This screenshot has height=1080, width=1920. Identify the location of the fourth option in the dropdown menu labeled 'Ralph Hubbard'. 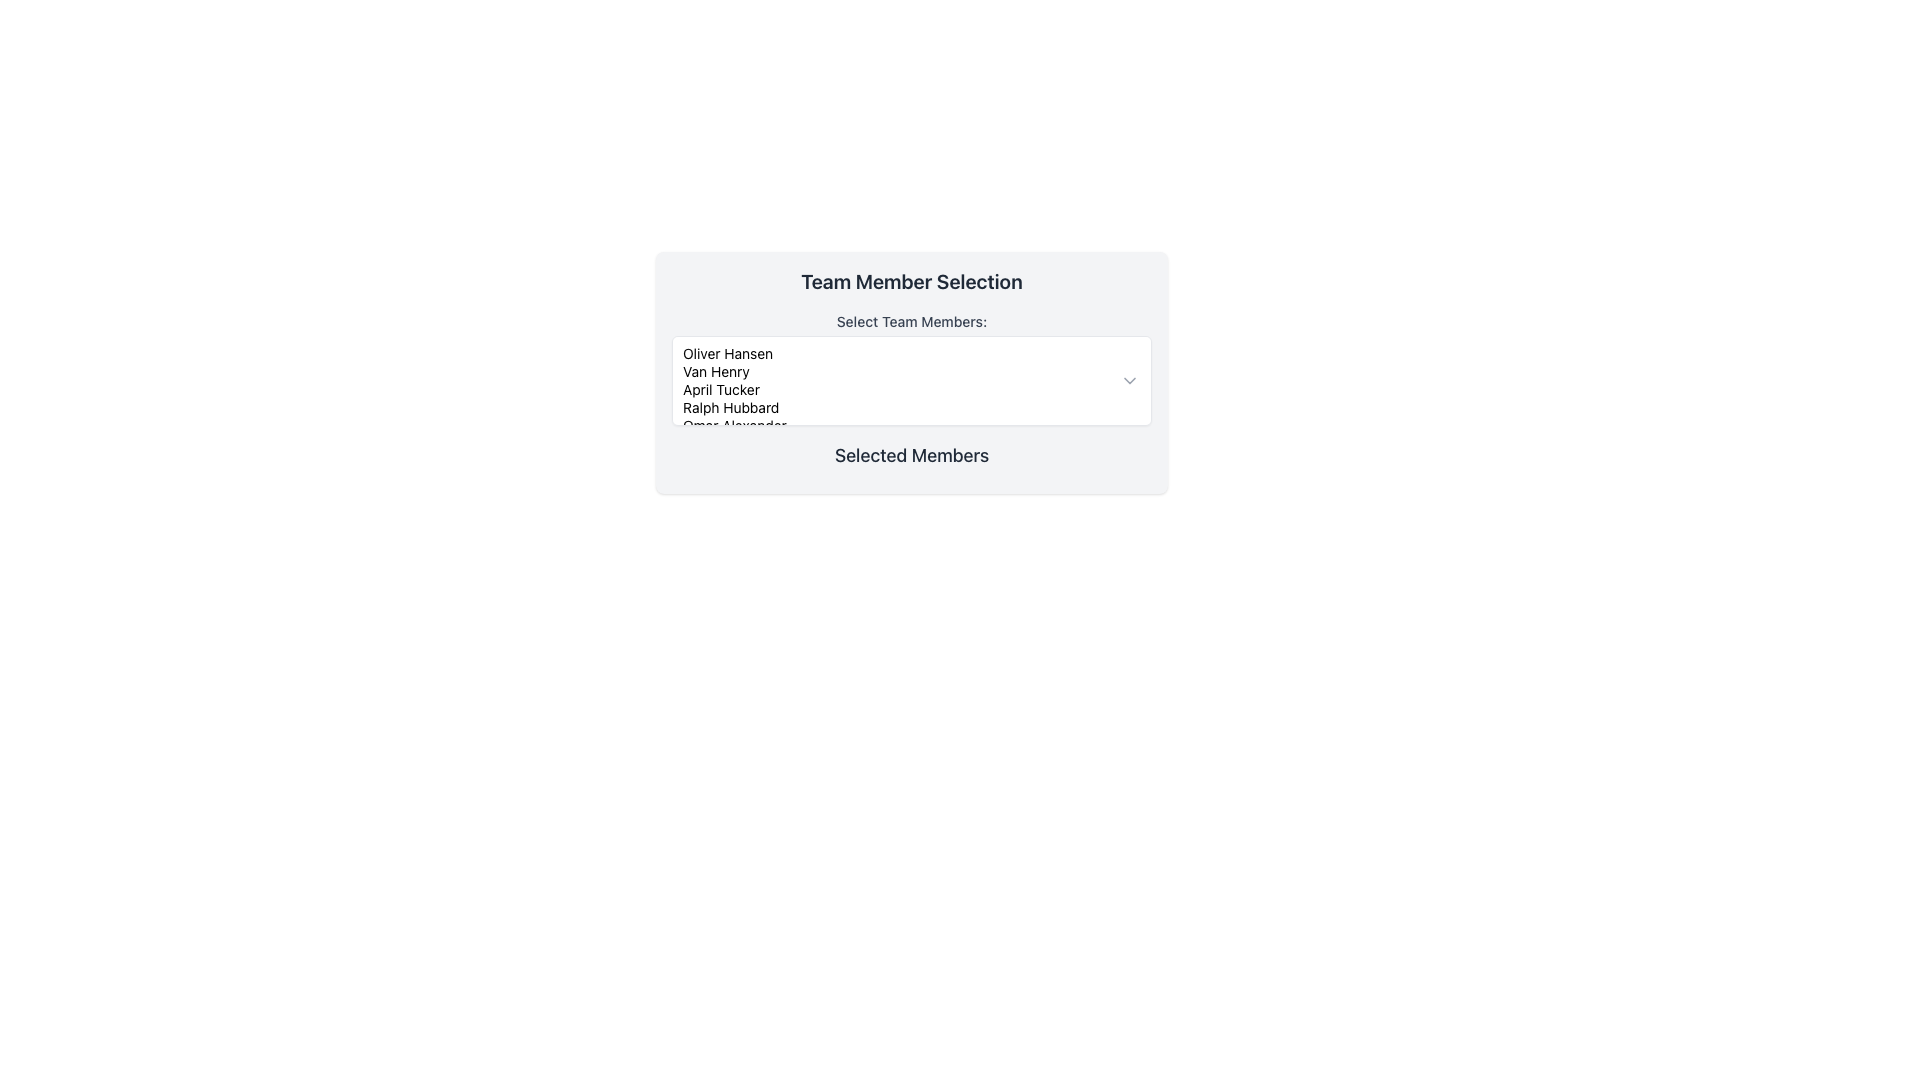
(895, 407).